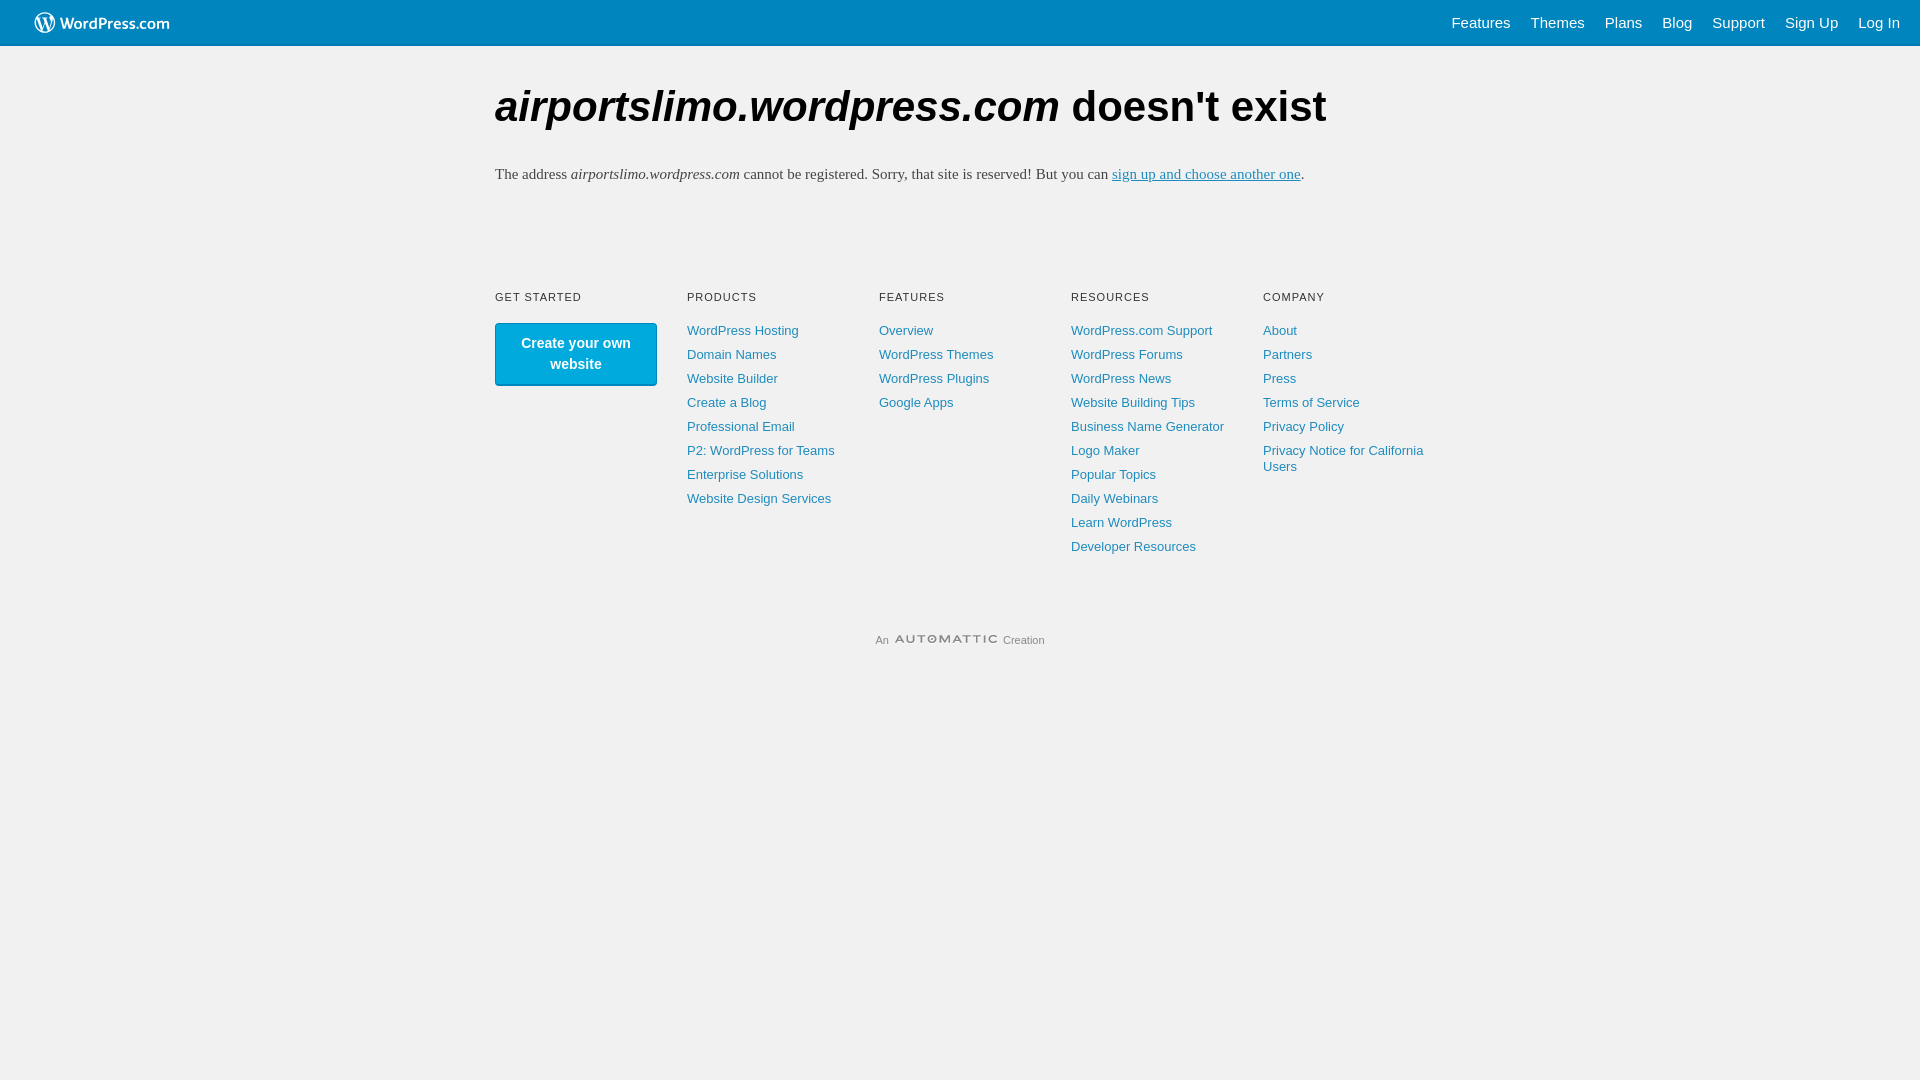  Describe the element at coordinates (1069, 402) in the screenshot. I see `'Website Building Tips'` at that location.